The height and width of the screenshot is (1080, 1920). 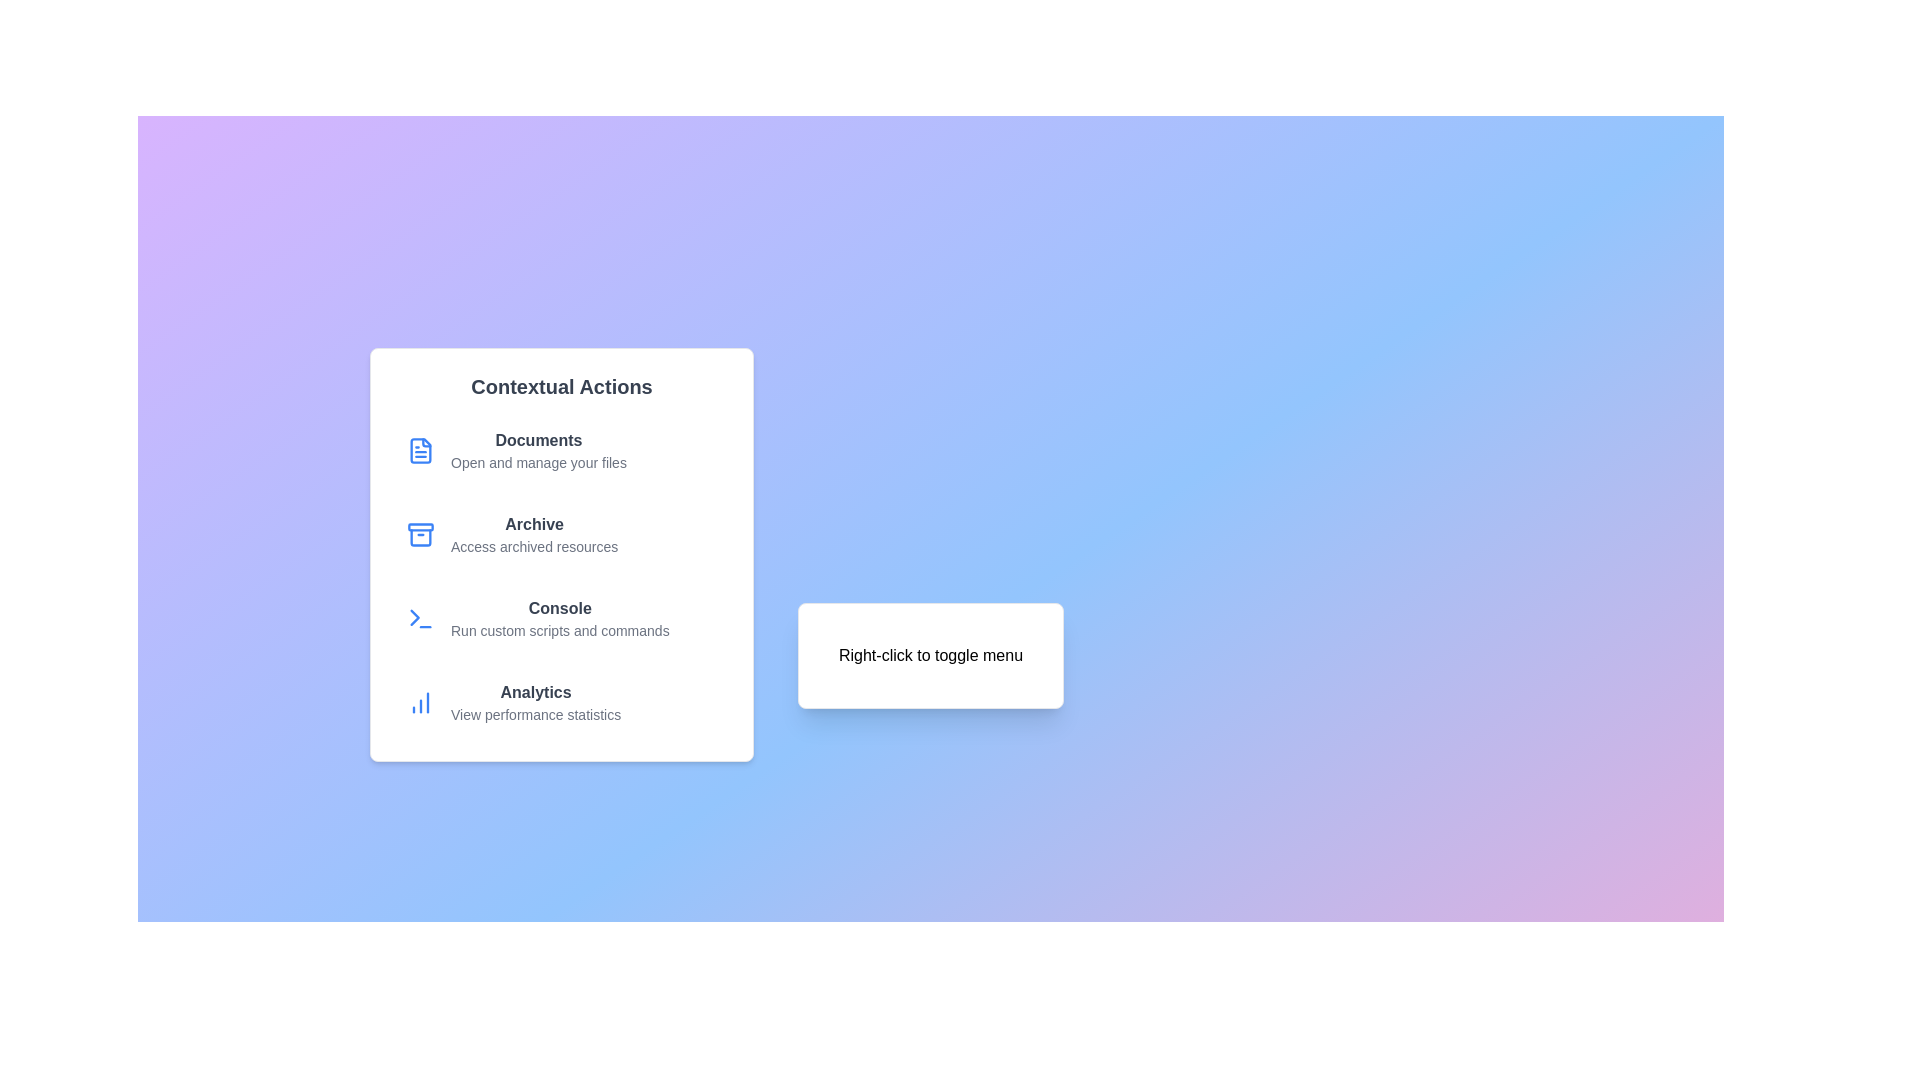 I want to click on the menu option Documents to view its hover effect, so click(x=560, y=451).